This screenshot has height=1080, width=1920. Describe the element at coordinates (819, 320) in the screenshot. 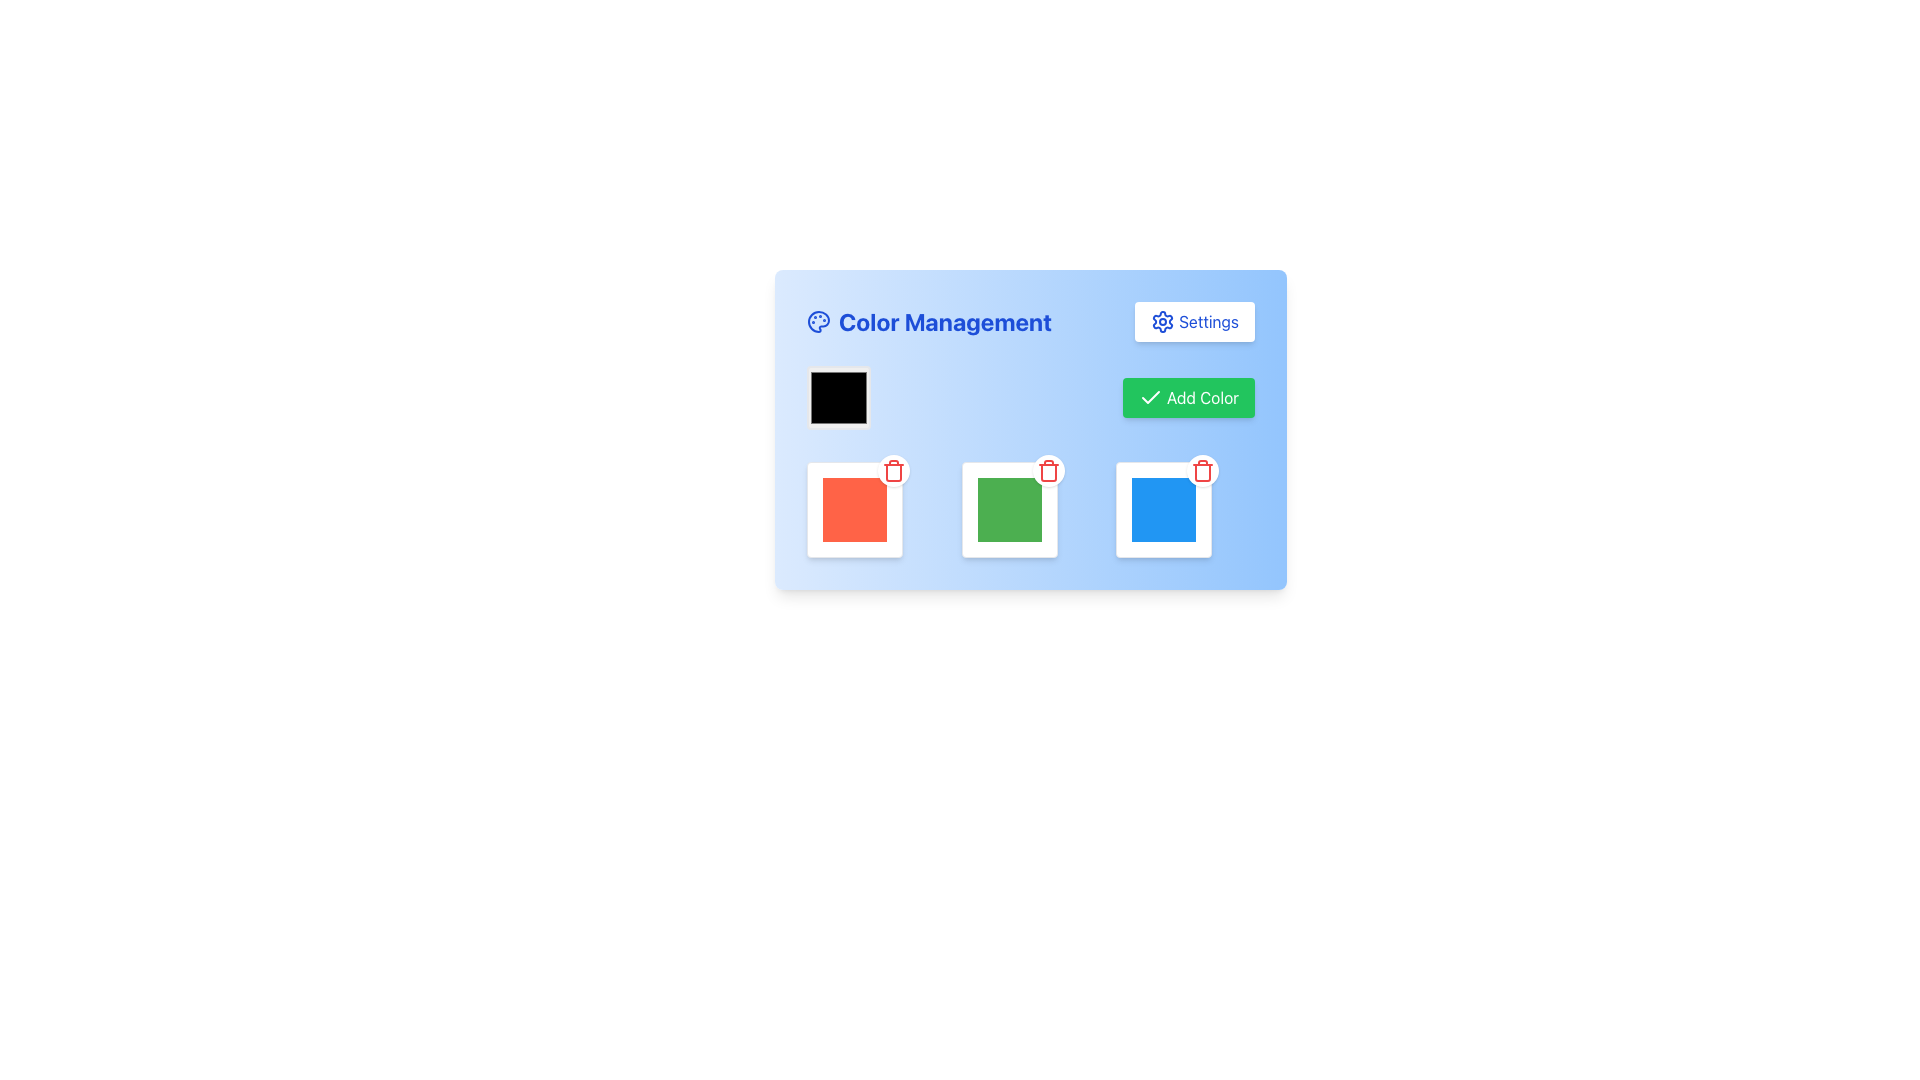

I see `the circular blue palette icon located in the top-left corner of the blue rectangular section near the 'Color Management' text` at that location.